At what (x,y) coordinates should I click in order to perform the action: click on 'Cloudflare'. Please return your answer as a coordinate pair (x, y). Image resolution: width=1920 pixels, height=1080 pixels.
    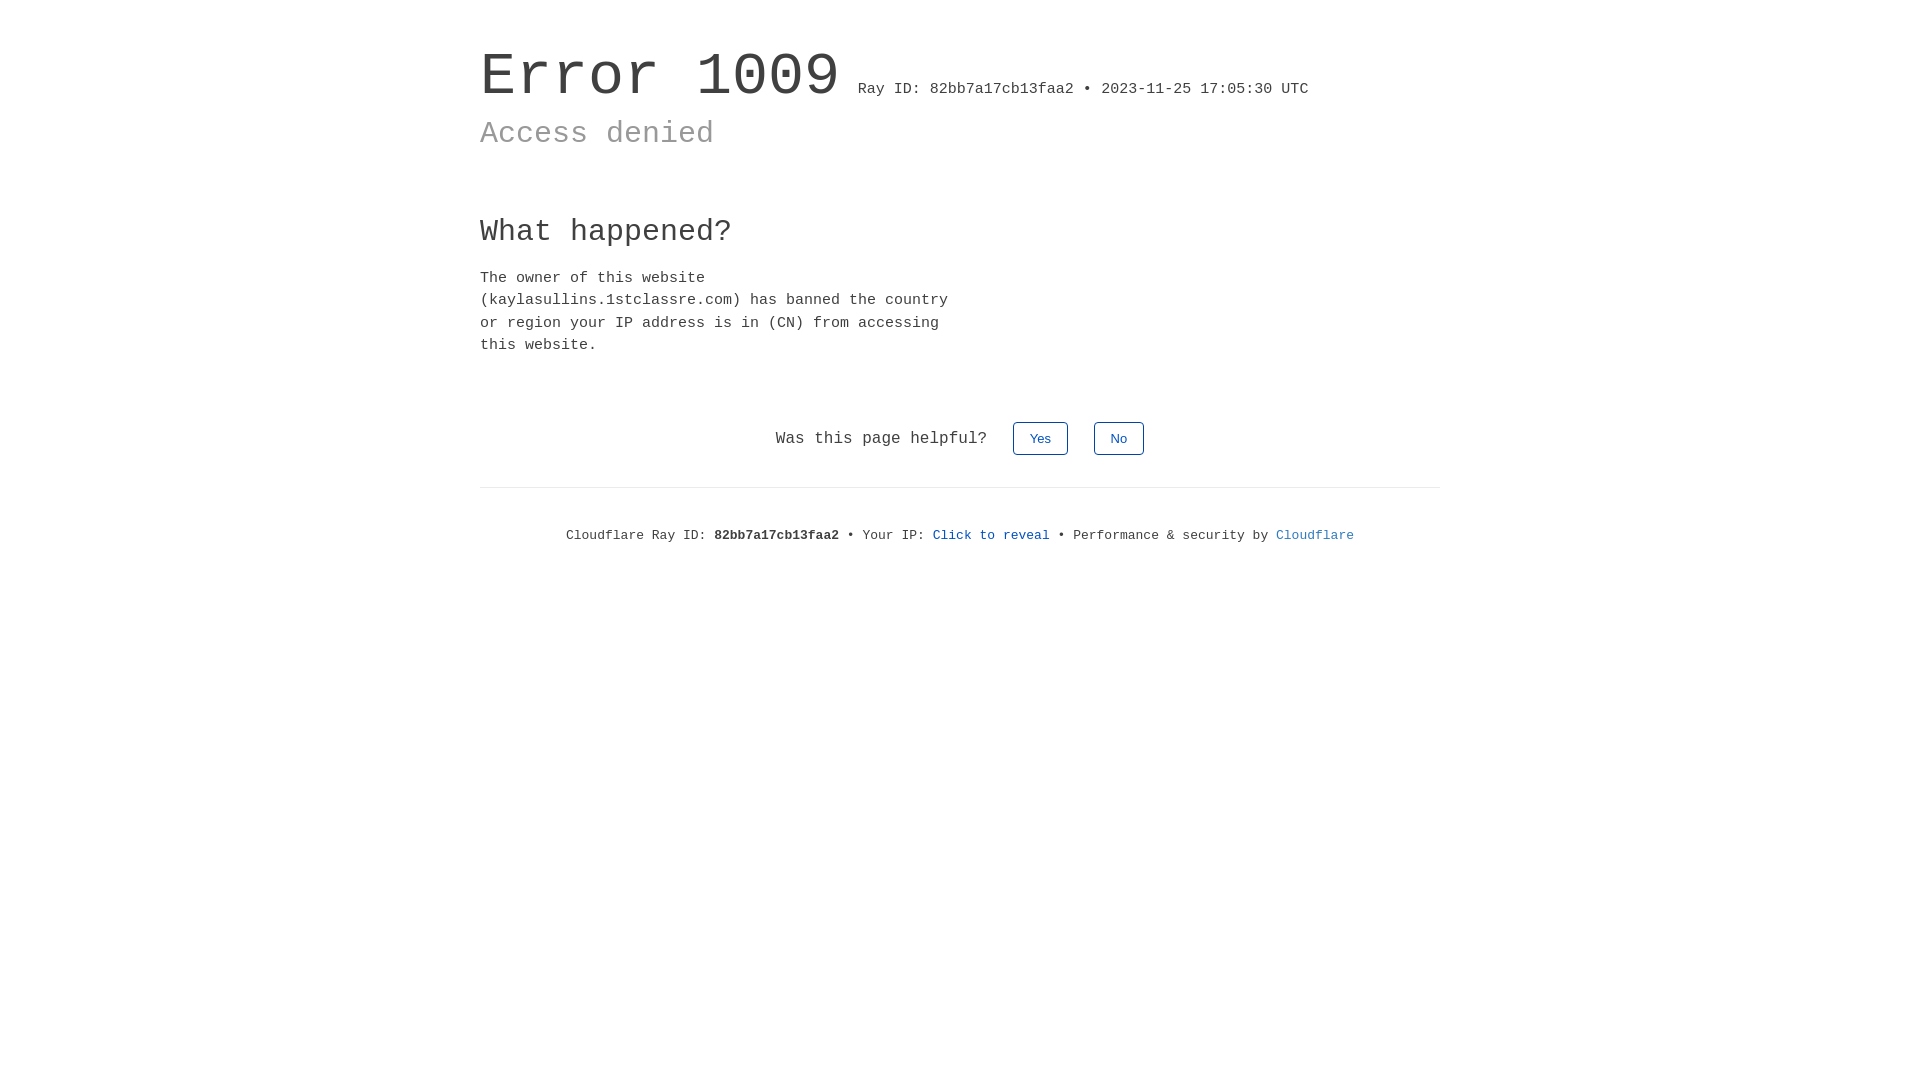
    Looking at the image, I should click on (1315, 534).